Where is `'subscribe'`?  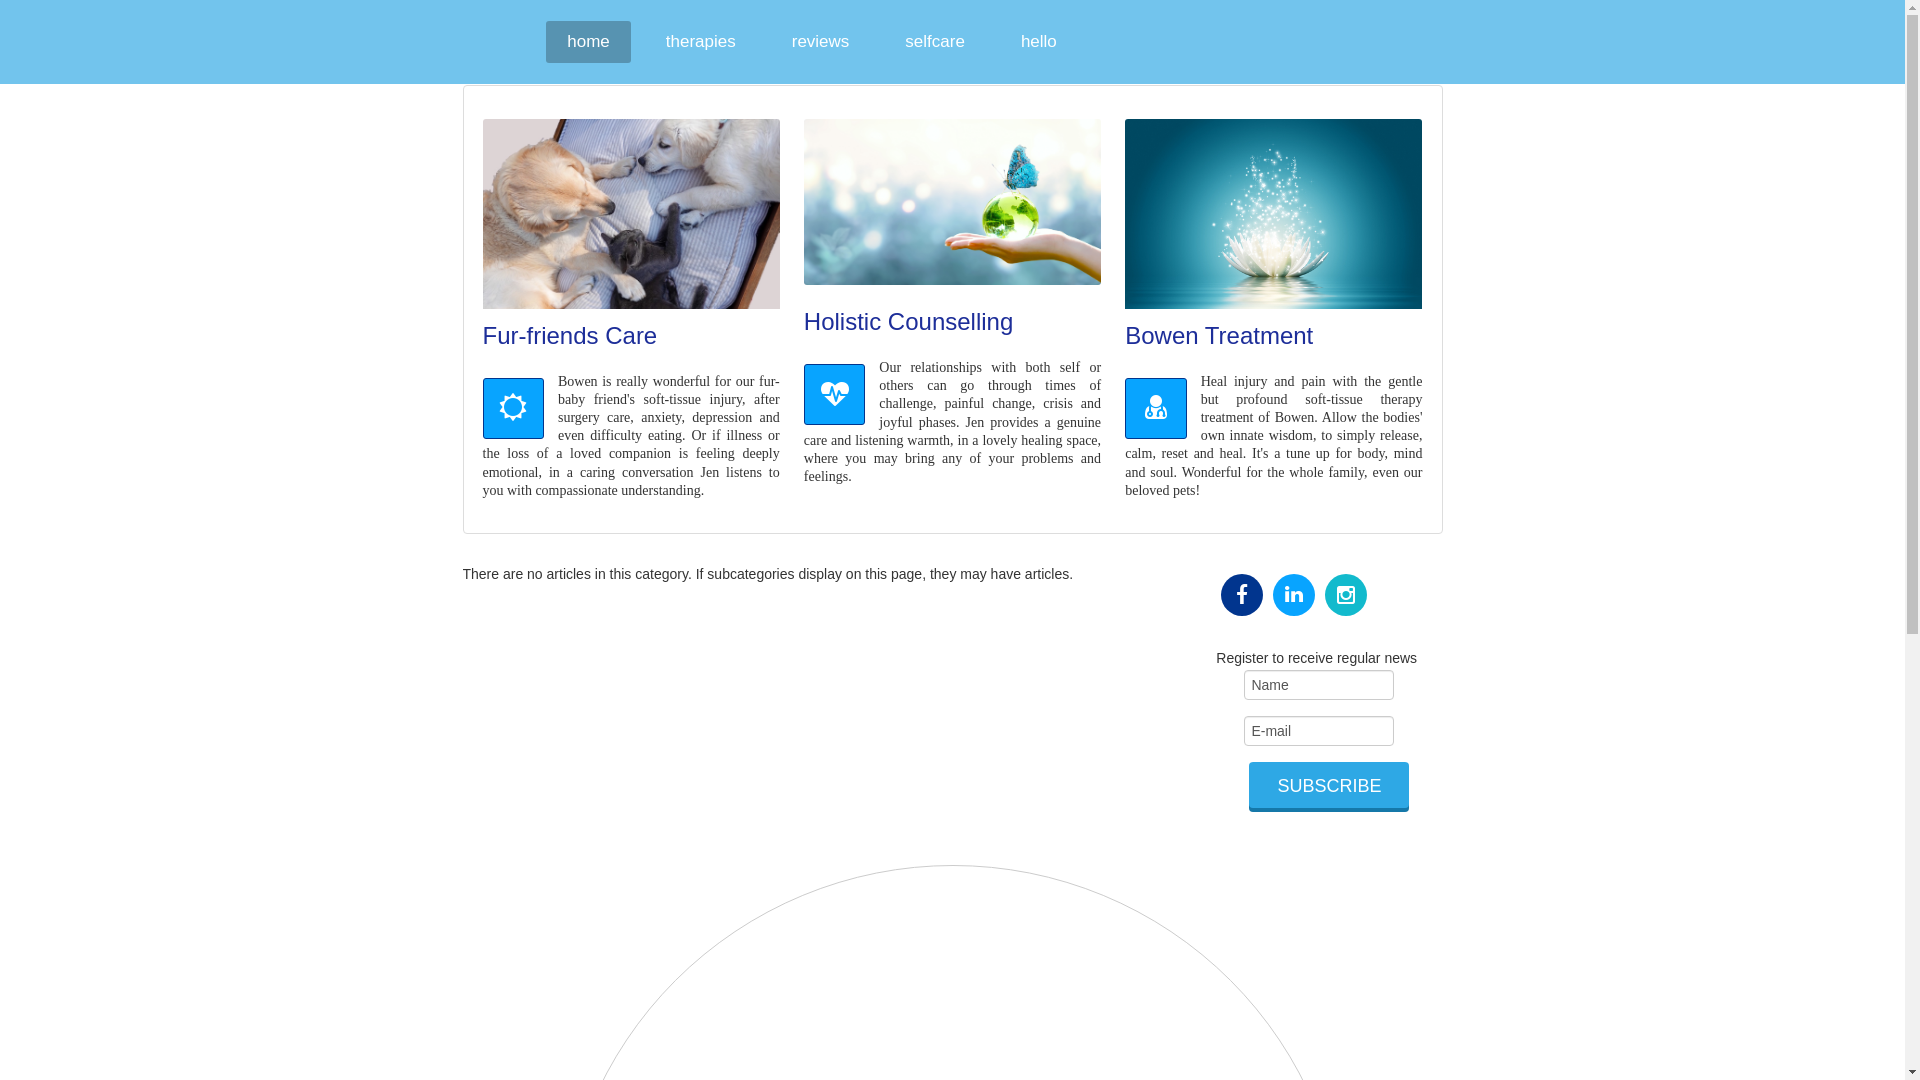
'subscribe' is located at coordinates (1329, 784).